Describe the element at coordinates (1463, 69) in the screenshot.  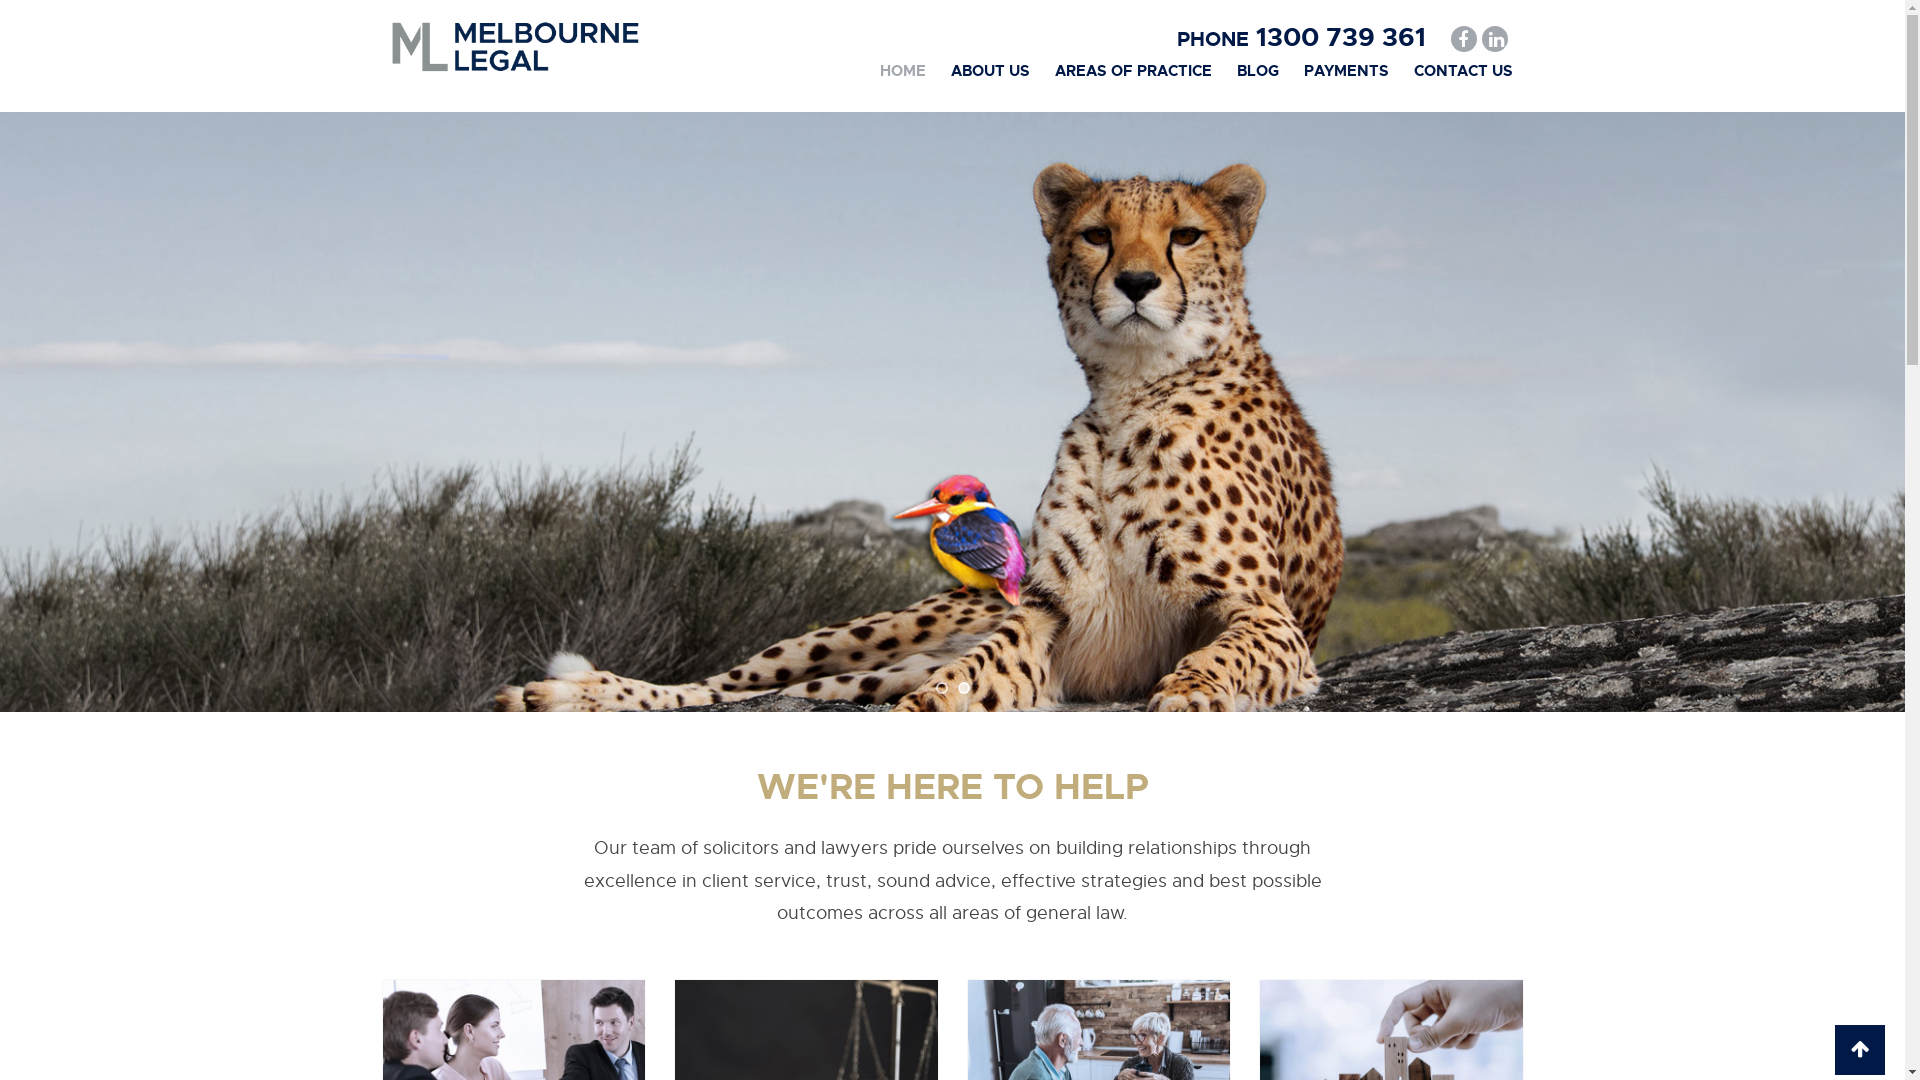
I see `'CONTACT US'` at that location.